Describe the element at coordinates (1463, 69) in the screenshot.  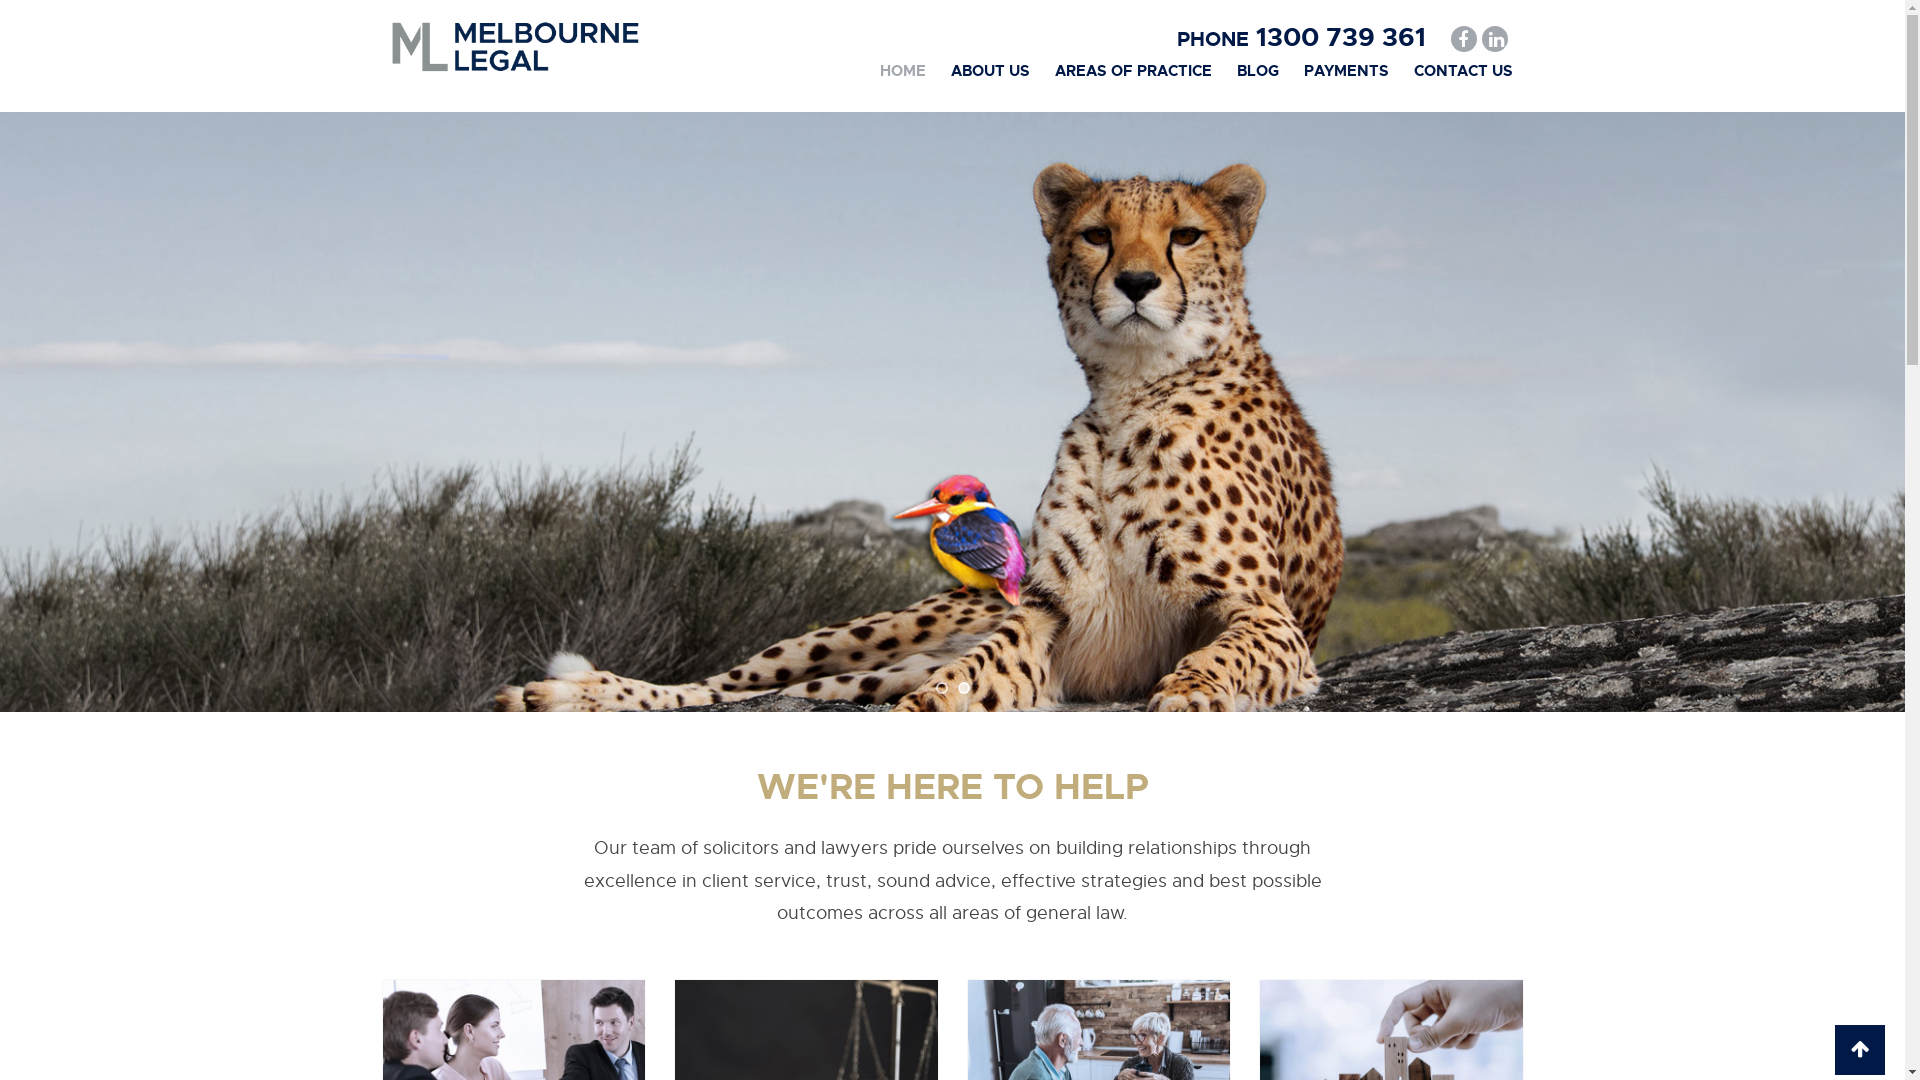
I see `'CONTACT US'` at that location.